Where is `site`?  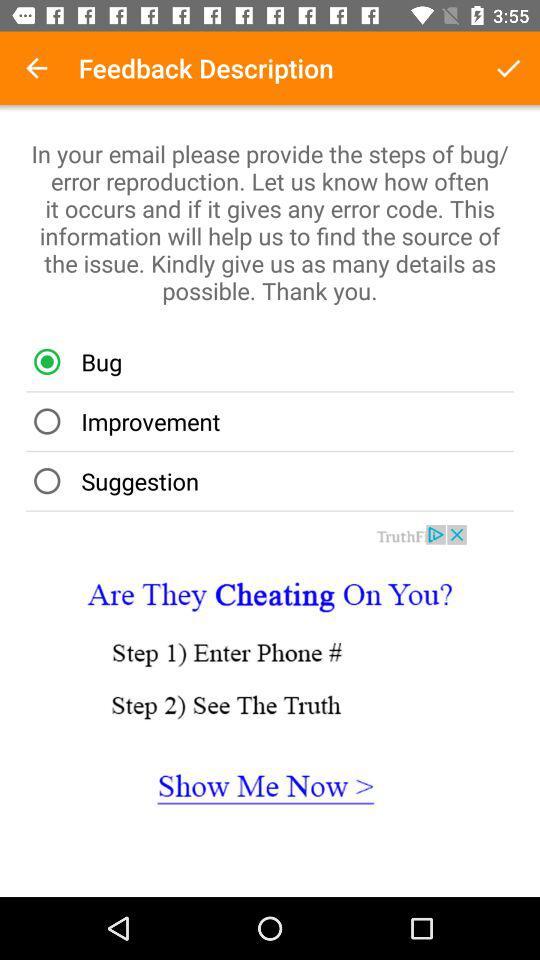
site is located at coordinates (270, 689).